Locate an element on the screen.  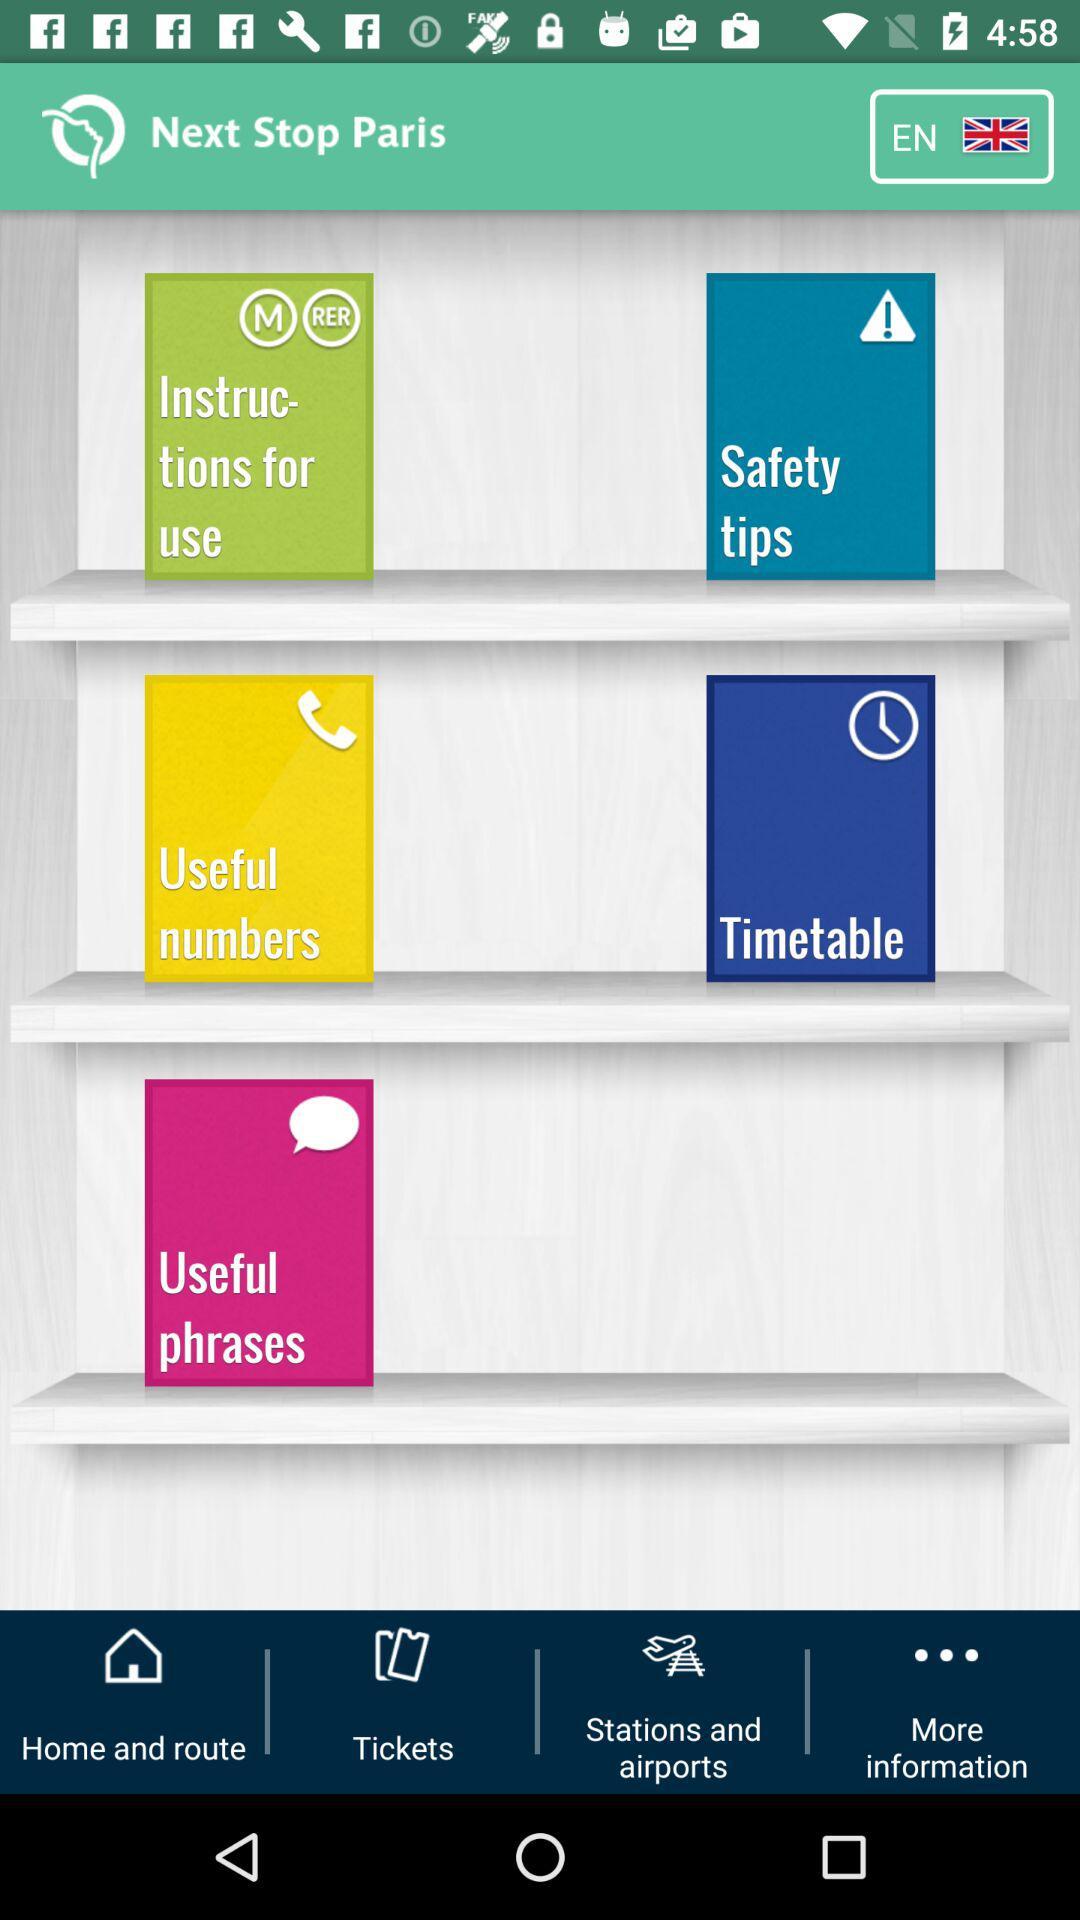
the yellow color button is located at coordinates (258, 838).